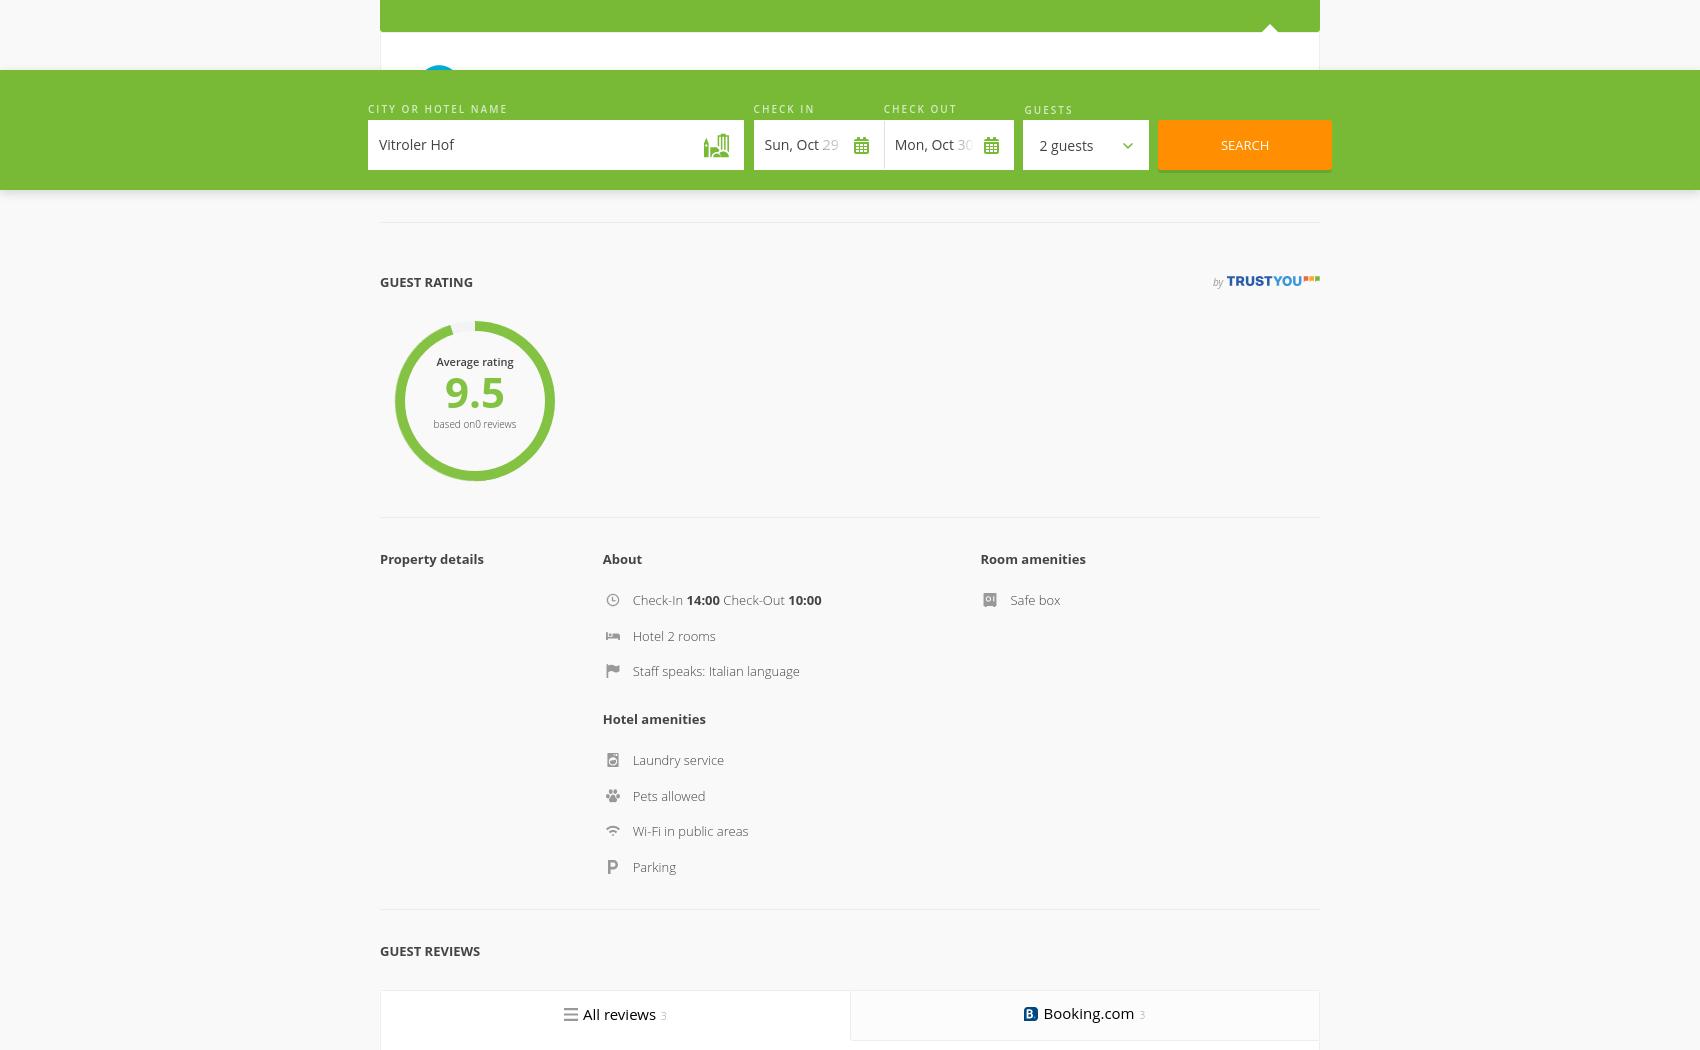  Describe the element at coordinates (807, 955) in the screenshot. I see `'Cookies'` at that location.